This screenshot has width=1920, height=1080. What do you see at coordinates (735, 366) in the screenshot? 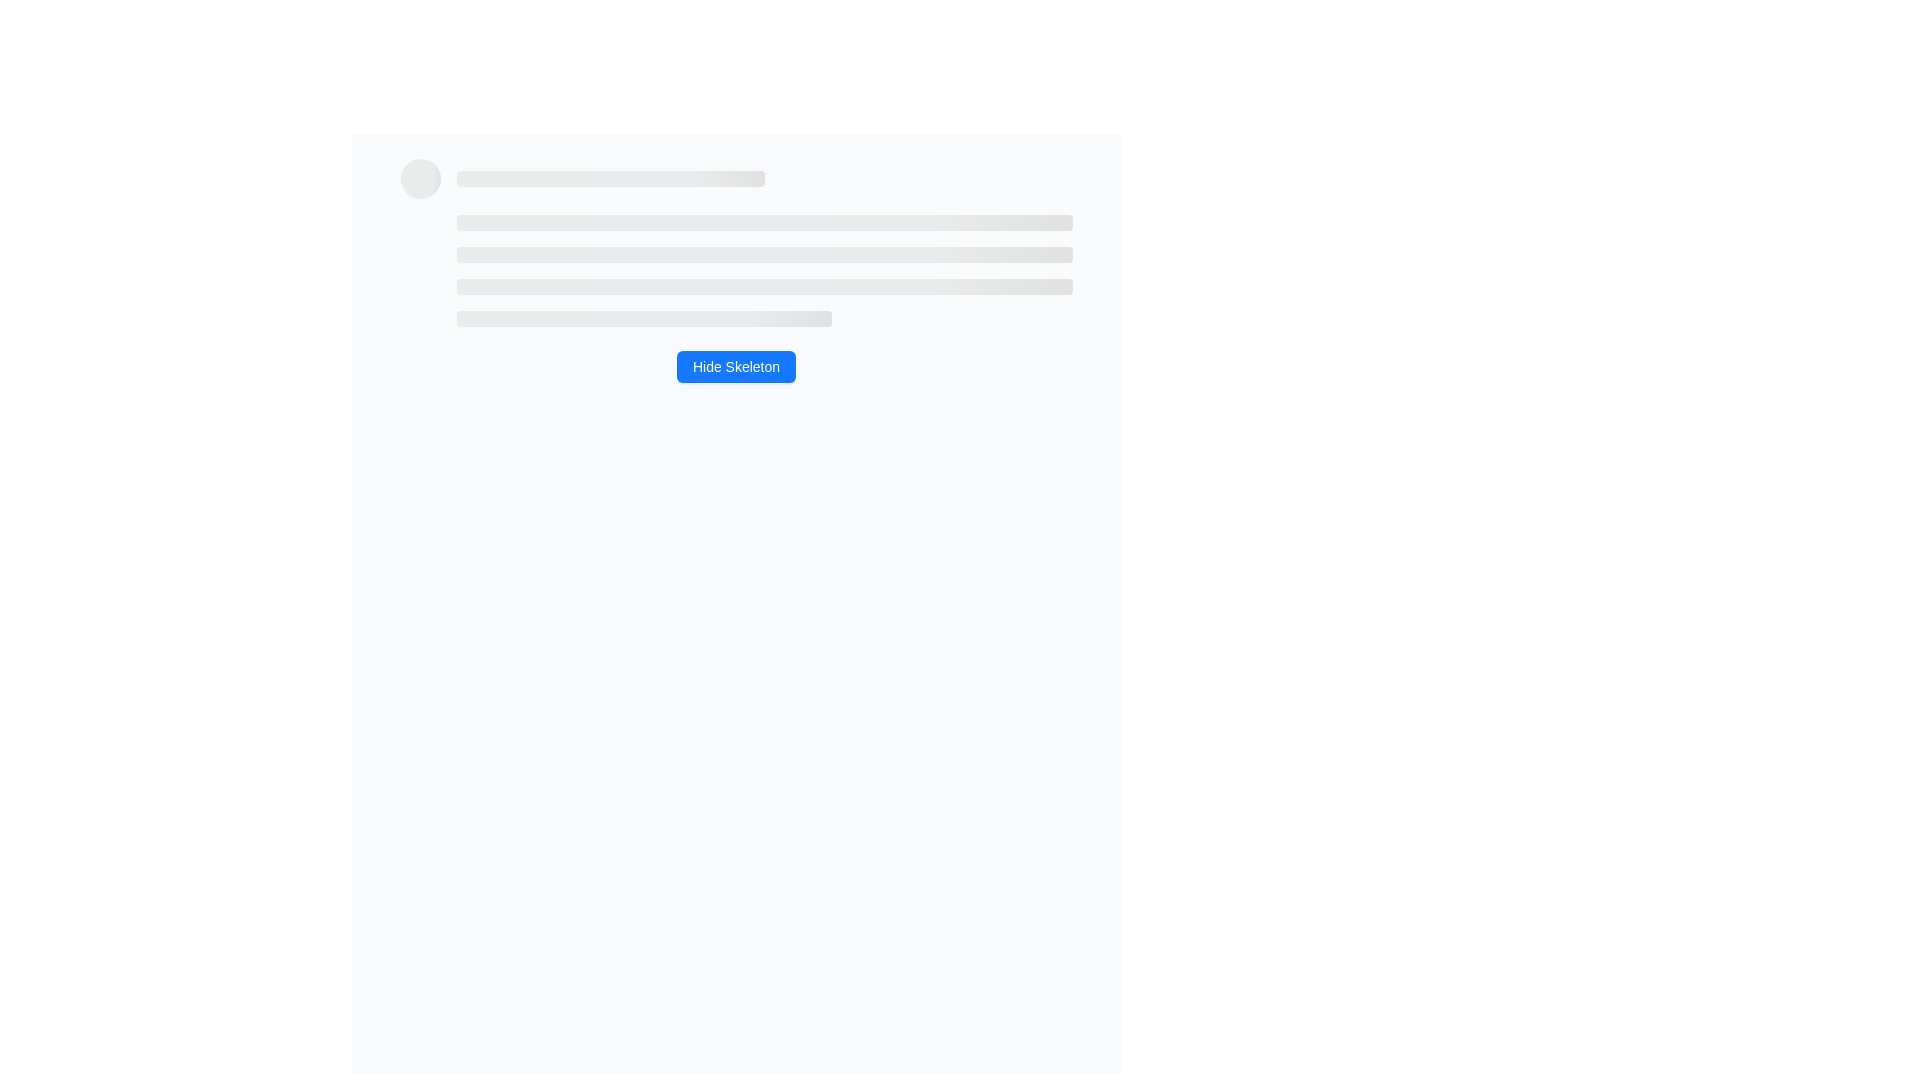
I see `the button located centered below the placeholder lines and avatar circle` at bounding box center [735, 366].